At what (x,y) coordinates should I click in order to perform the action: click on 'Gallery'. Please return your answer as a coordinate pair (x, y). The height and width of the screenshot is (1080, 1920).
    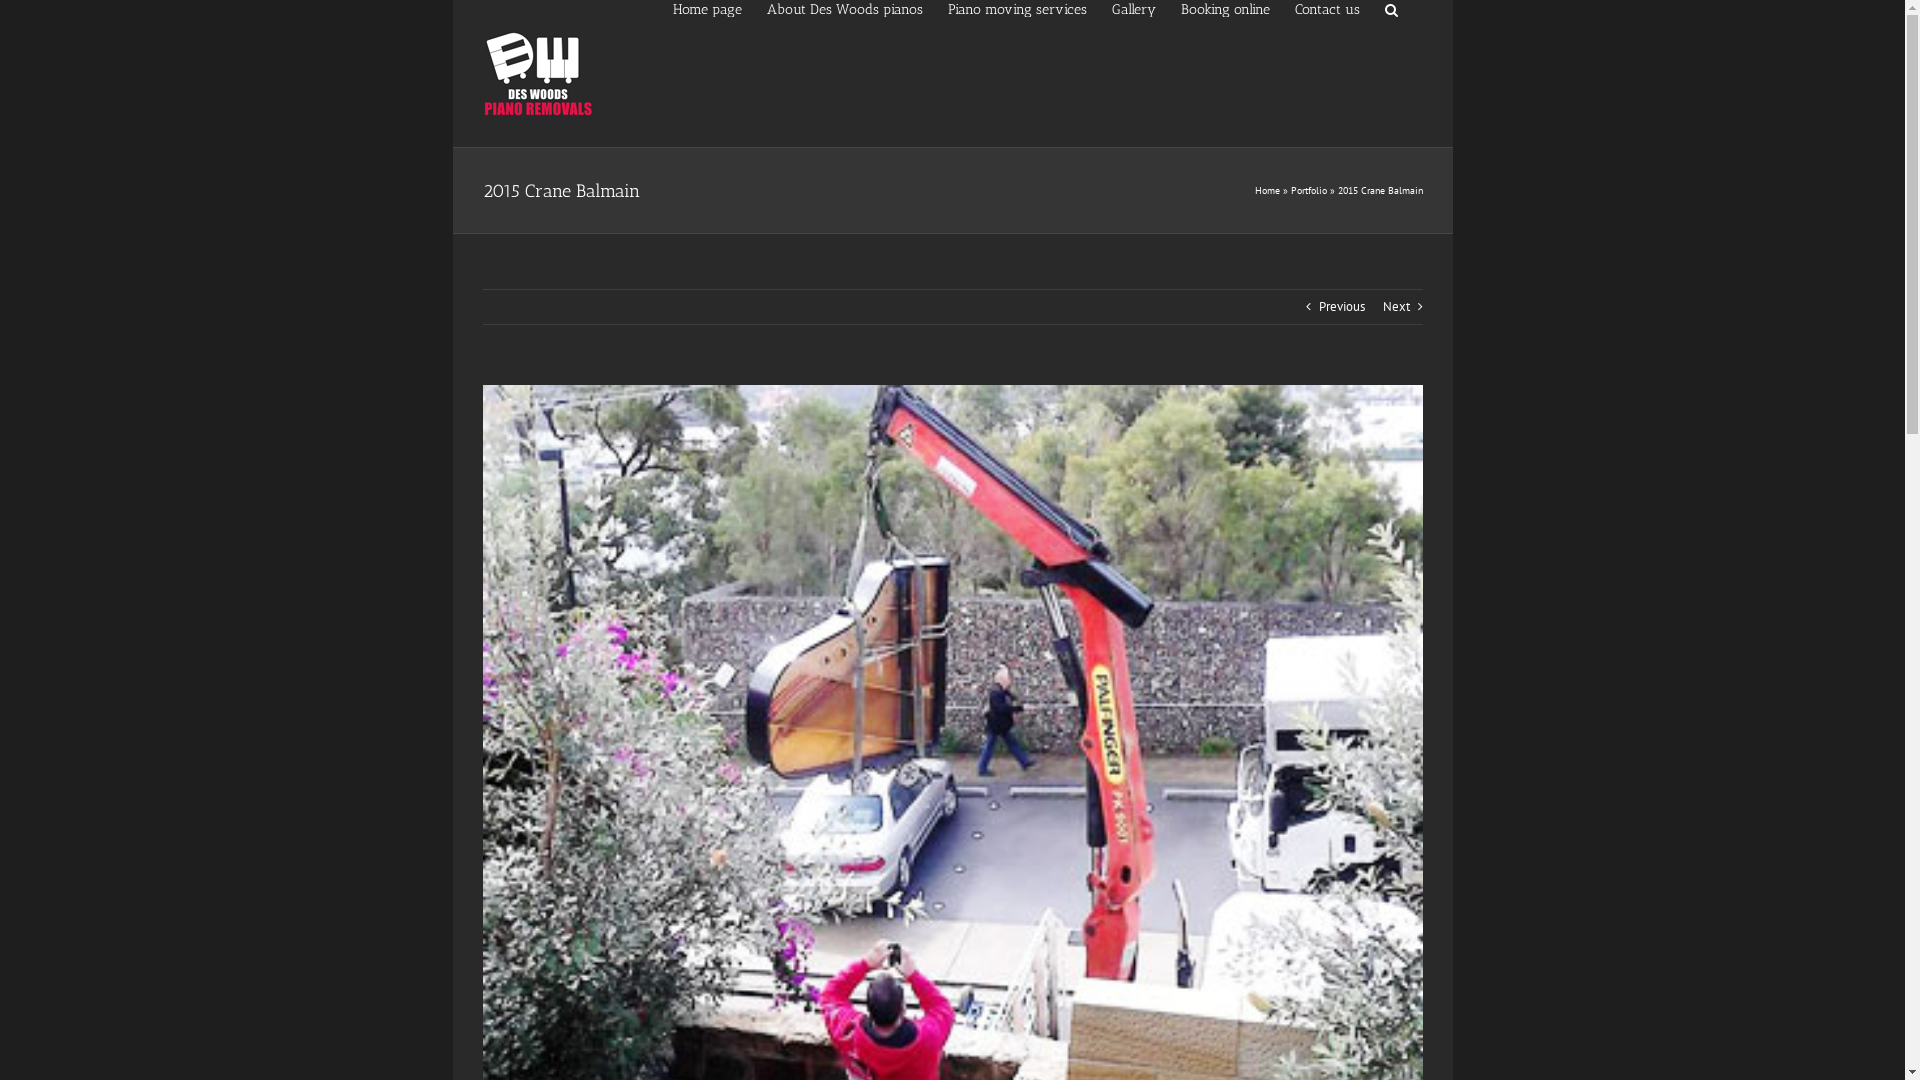
    Looking at the image, I should click on (1133, 8).